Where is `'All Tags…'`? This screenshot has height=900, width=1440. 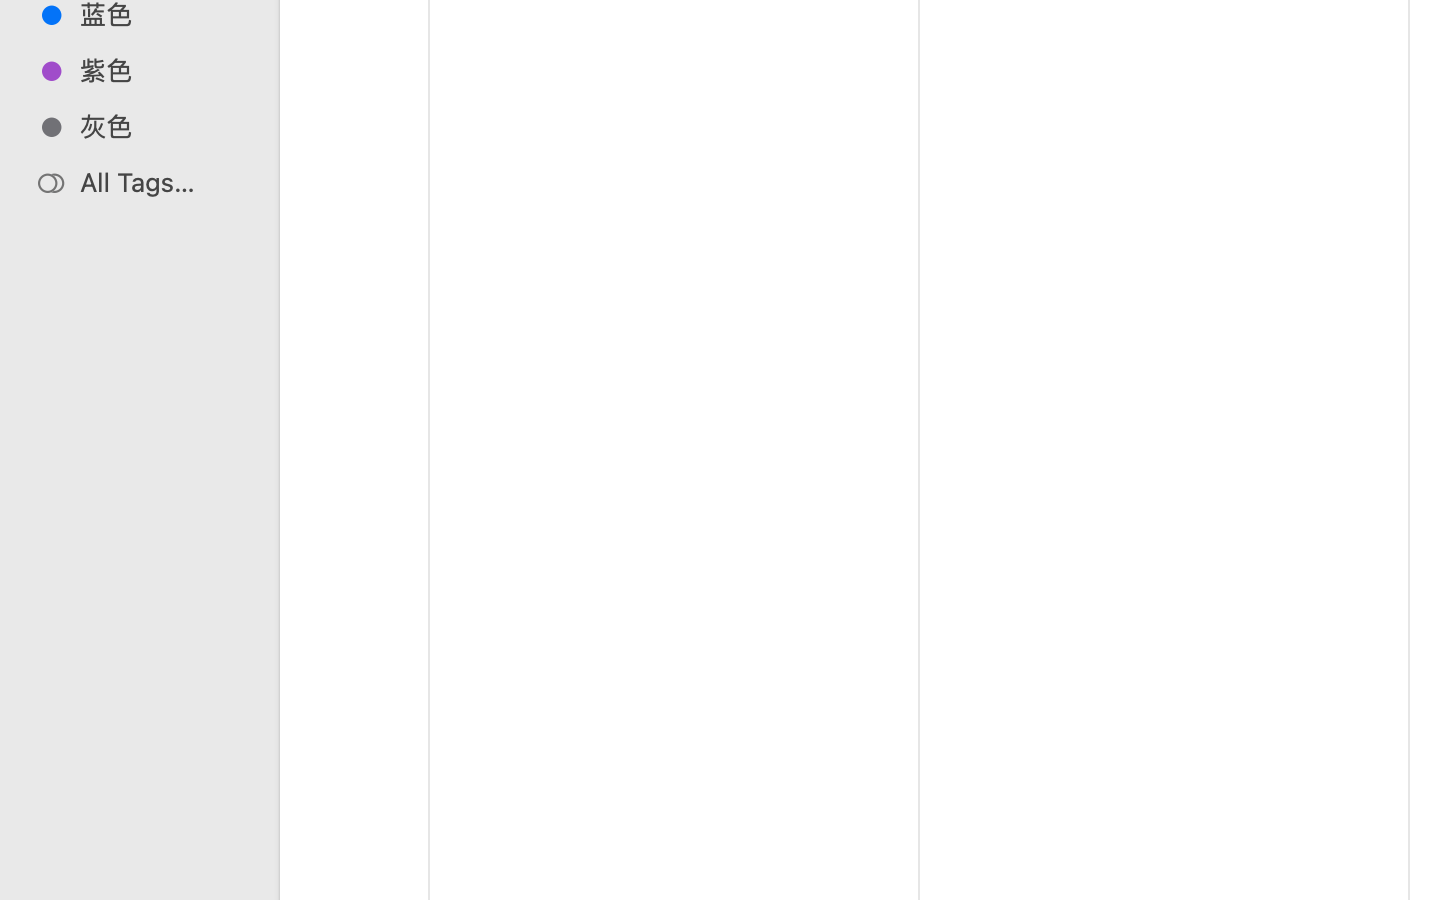 'All Tags…' is located at coordinates (159, 181).